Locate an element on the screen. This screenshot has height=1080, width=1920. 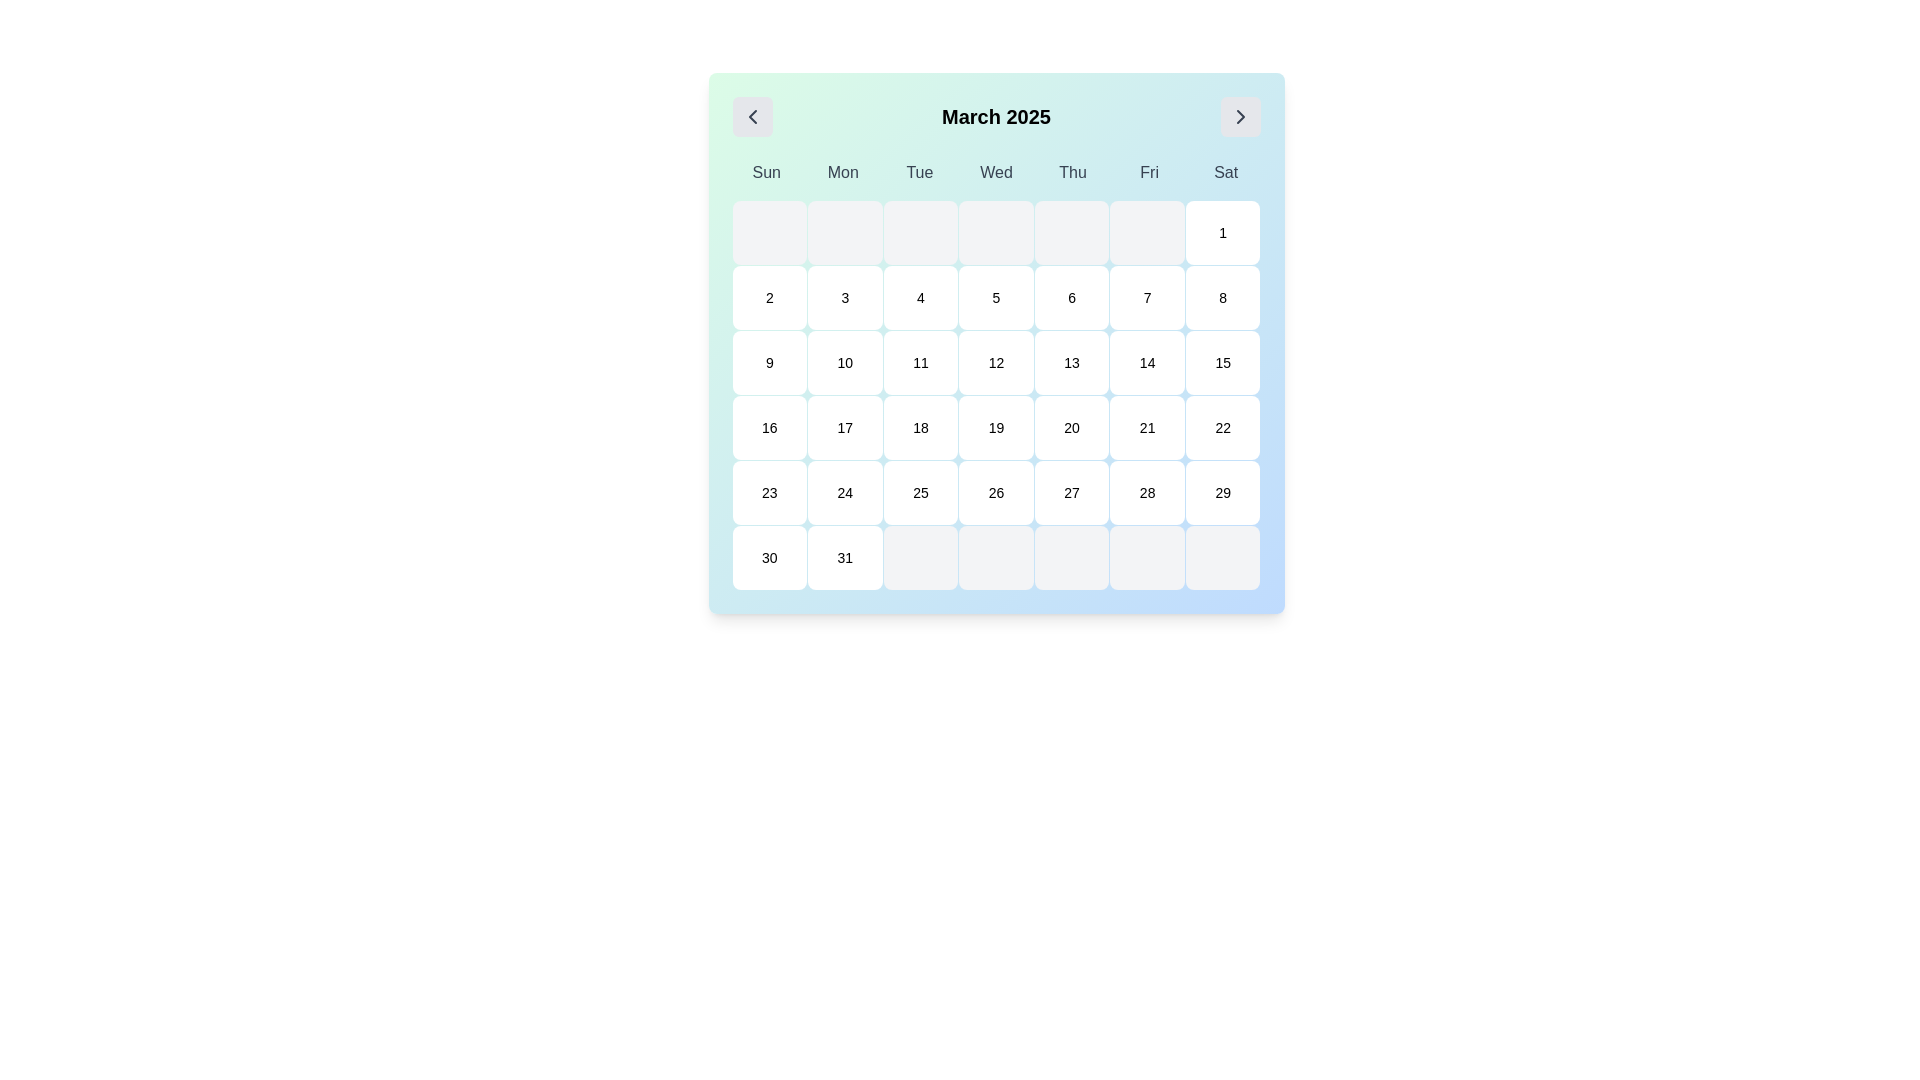
the calendar day cell displaying the text '12', which is styled with a white background and changes to blue upon hover, located in the third row and fifth column of the monthly calendar grid is located at coordinates (996, 362).